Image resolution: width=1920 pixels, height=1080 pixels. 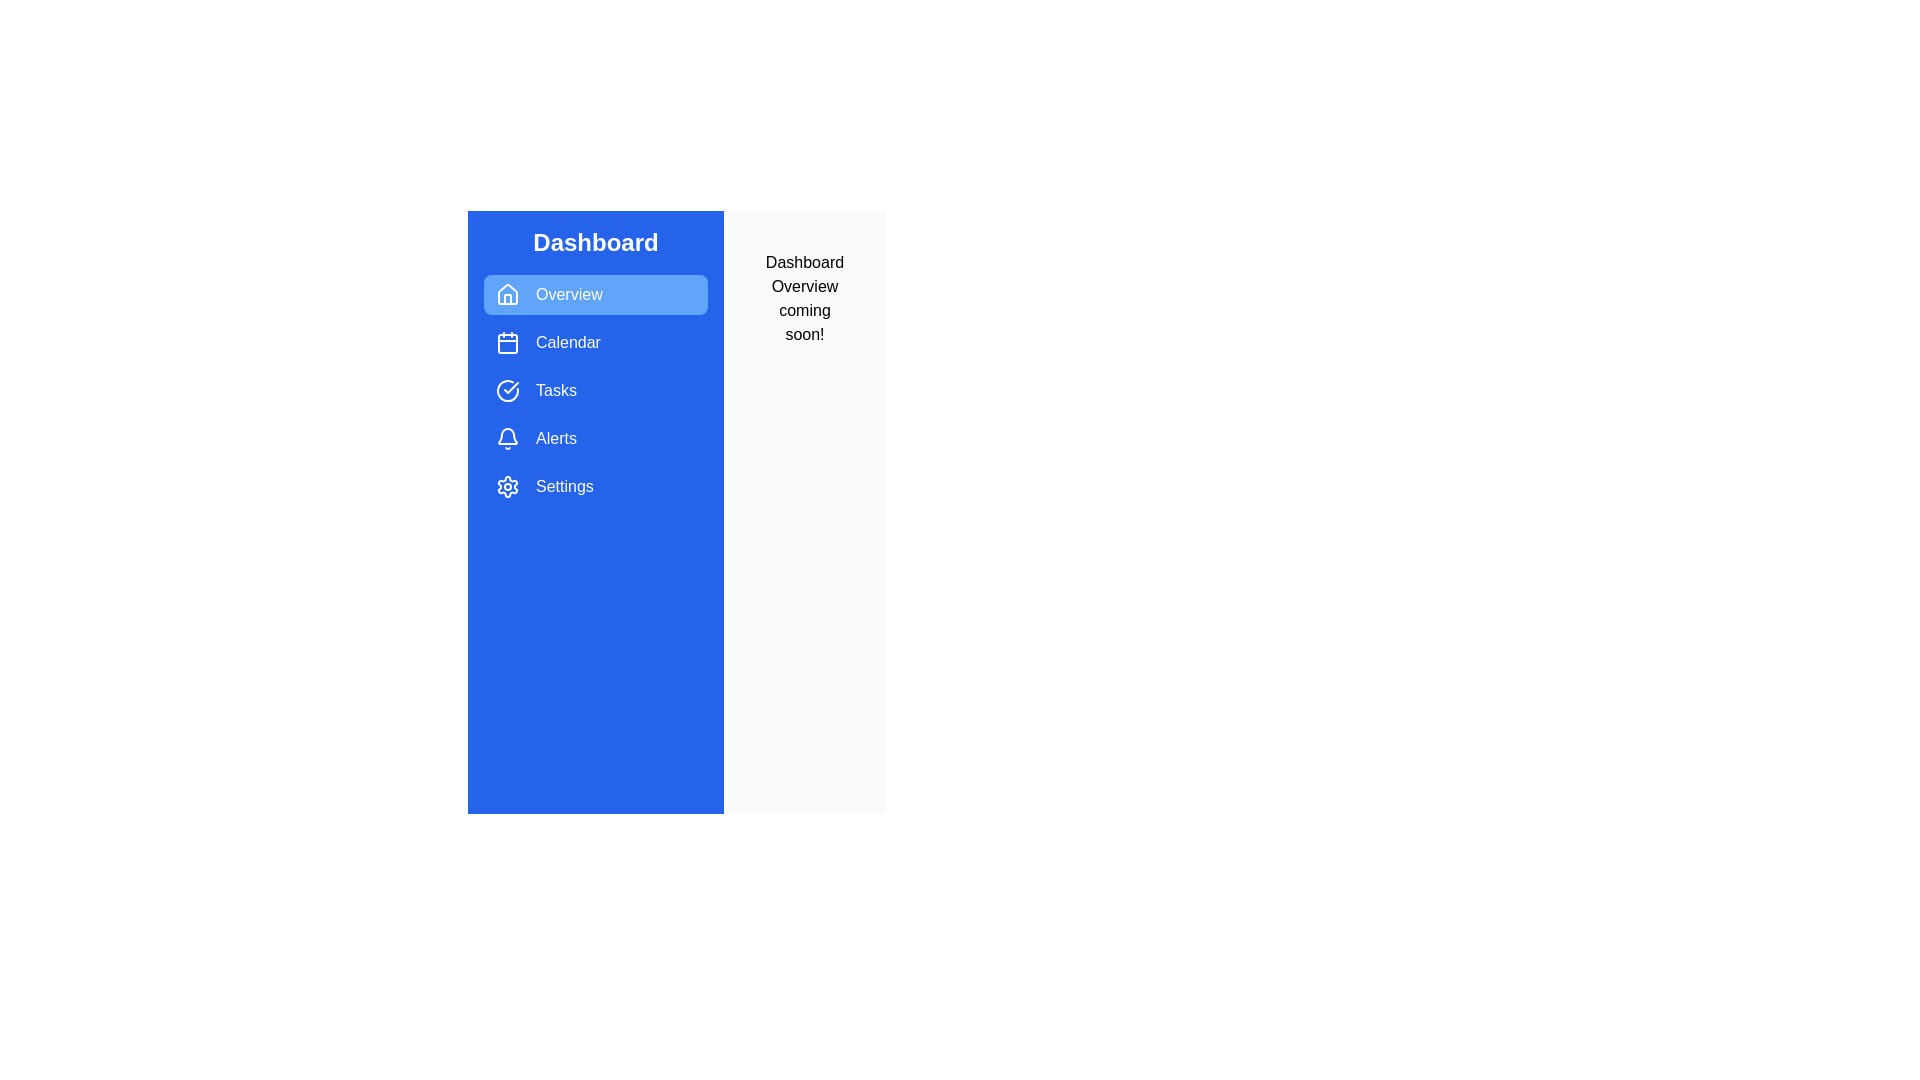 What do you see at coordinates (594, 342) in the screenshot?
I see `the 'Calendar' button` at bounding box center [594, 342].